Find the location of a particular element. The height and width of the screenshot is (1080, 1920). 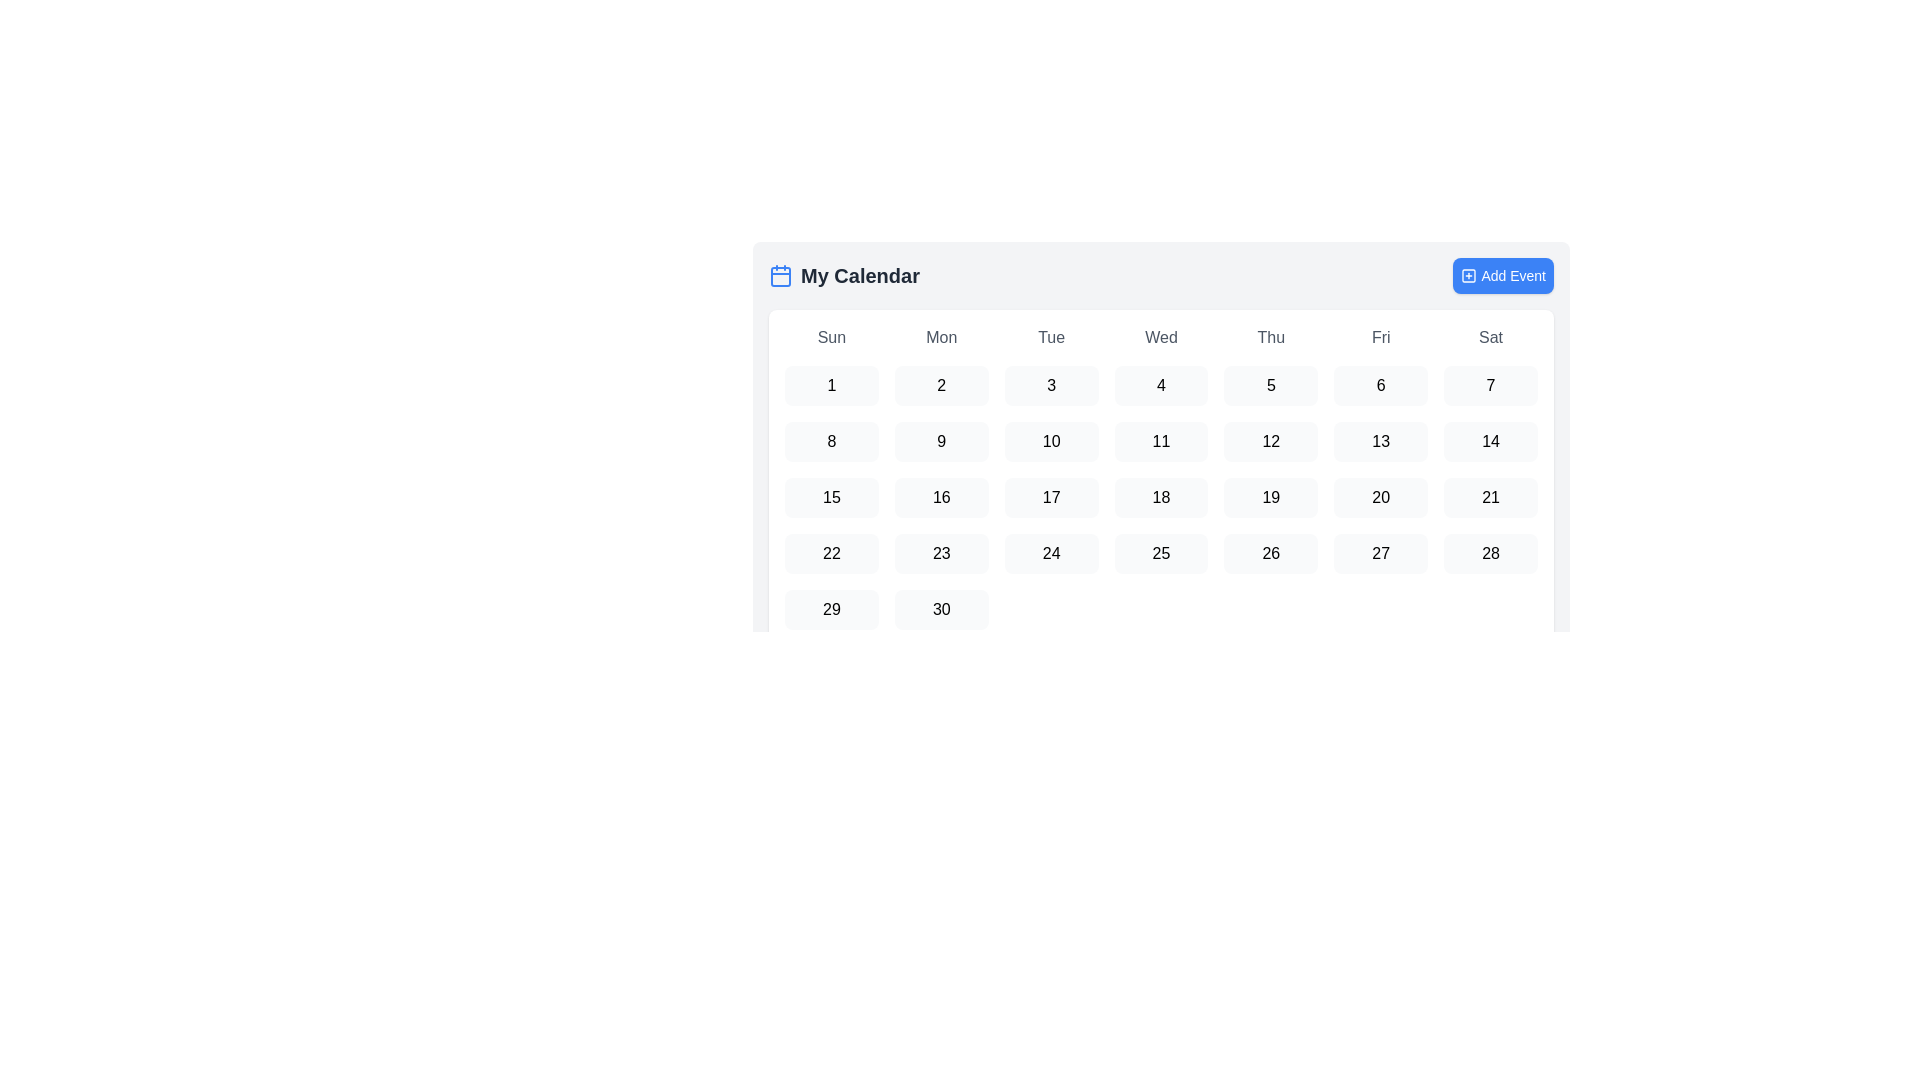

the Date button located in the calendar grid under 'Mon', specifically in the fourth row and second column is located at coordinates (940, 496).